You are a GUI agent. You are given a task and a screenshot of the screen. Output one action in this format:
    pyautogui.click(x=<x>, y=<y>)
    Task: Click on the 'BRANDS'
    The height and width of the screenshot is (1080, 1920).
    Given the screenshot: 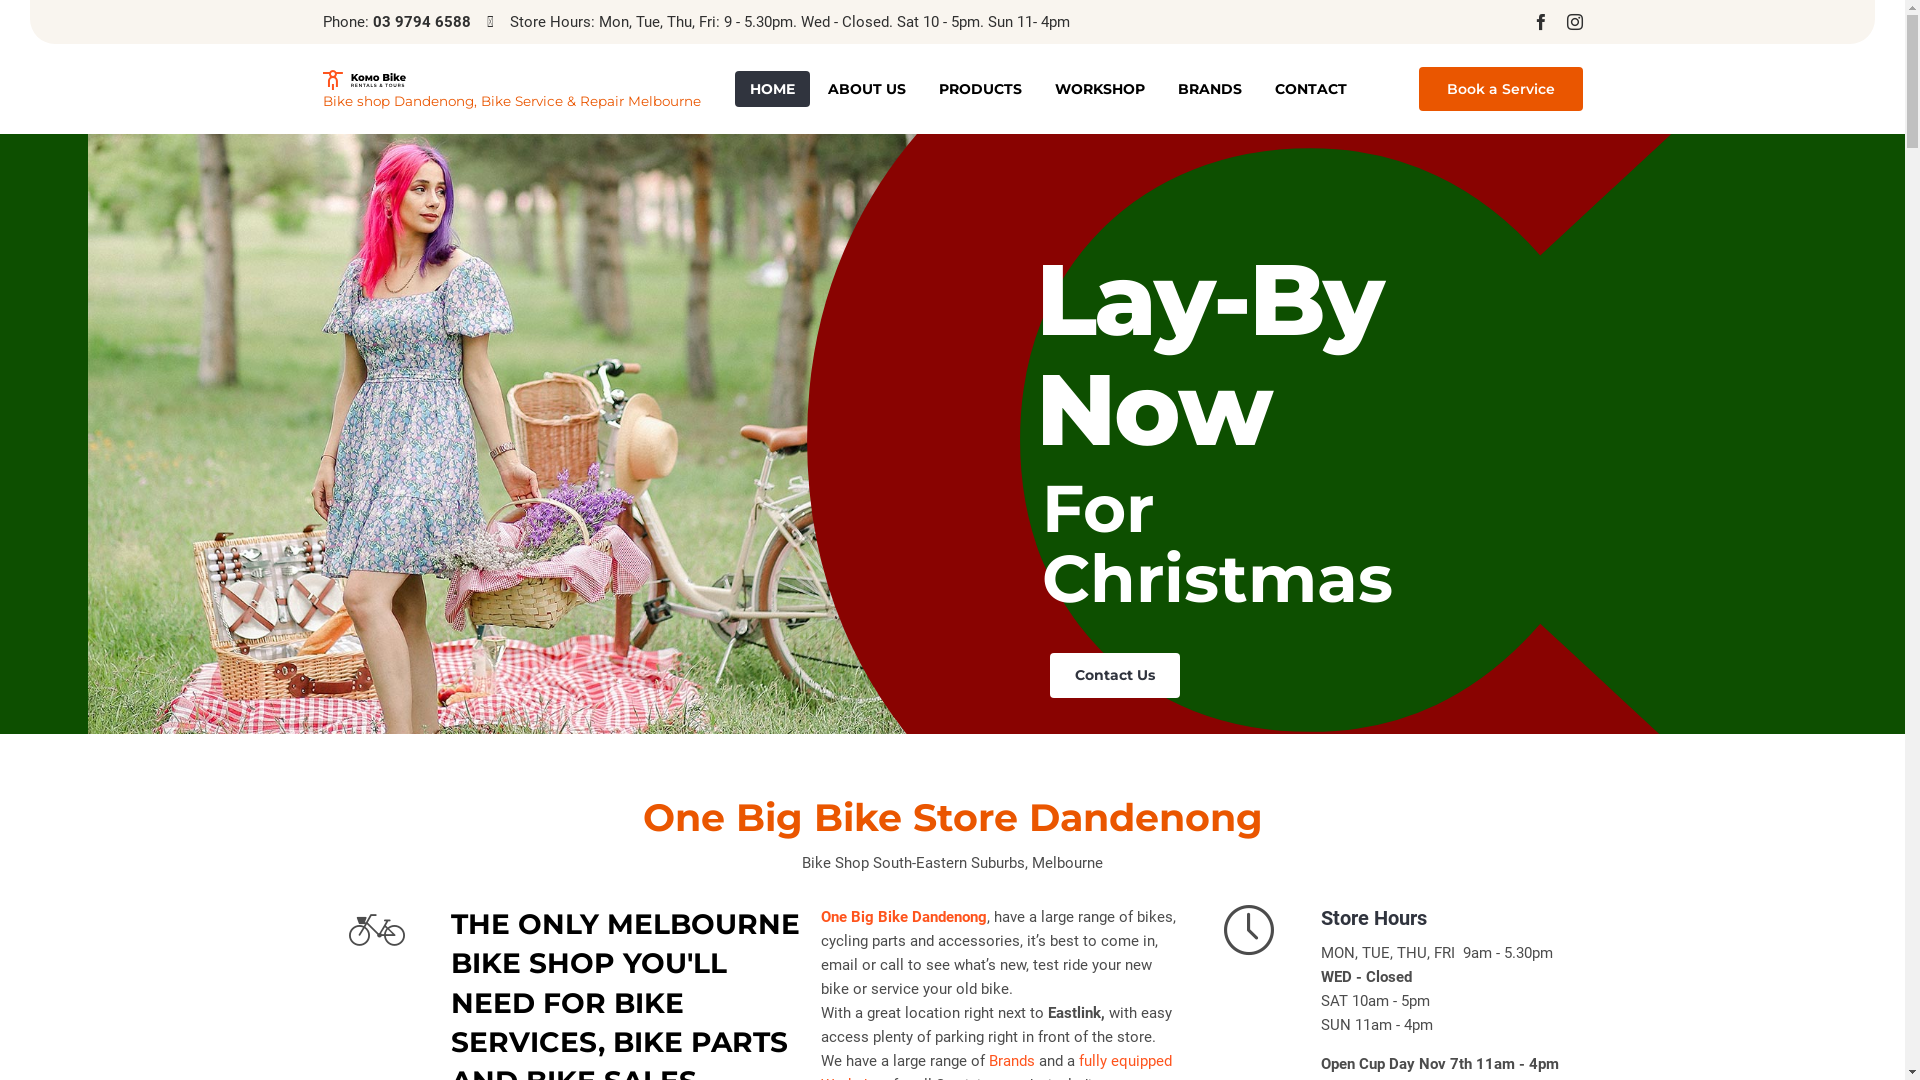 What is the action you would take?
    pyautogui.click(x=1208, y=87)
    